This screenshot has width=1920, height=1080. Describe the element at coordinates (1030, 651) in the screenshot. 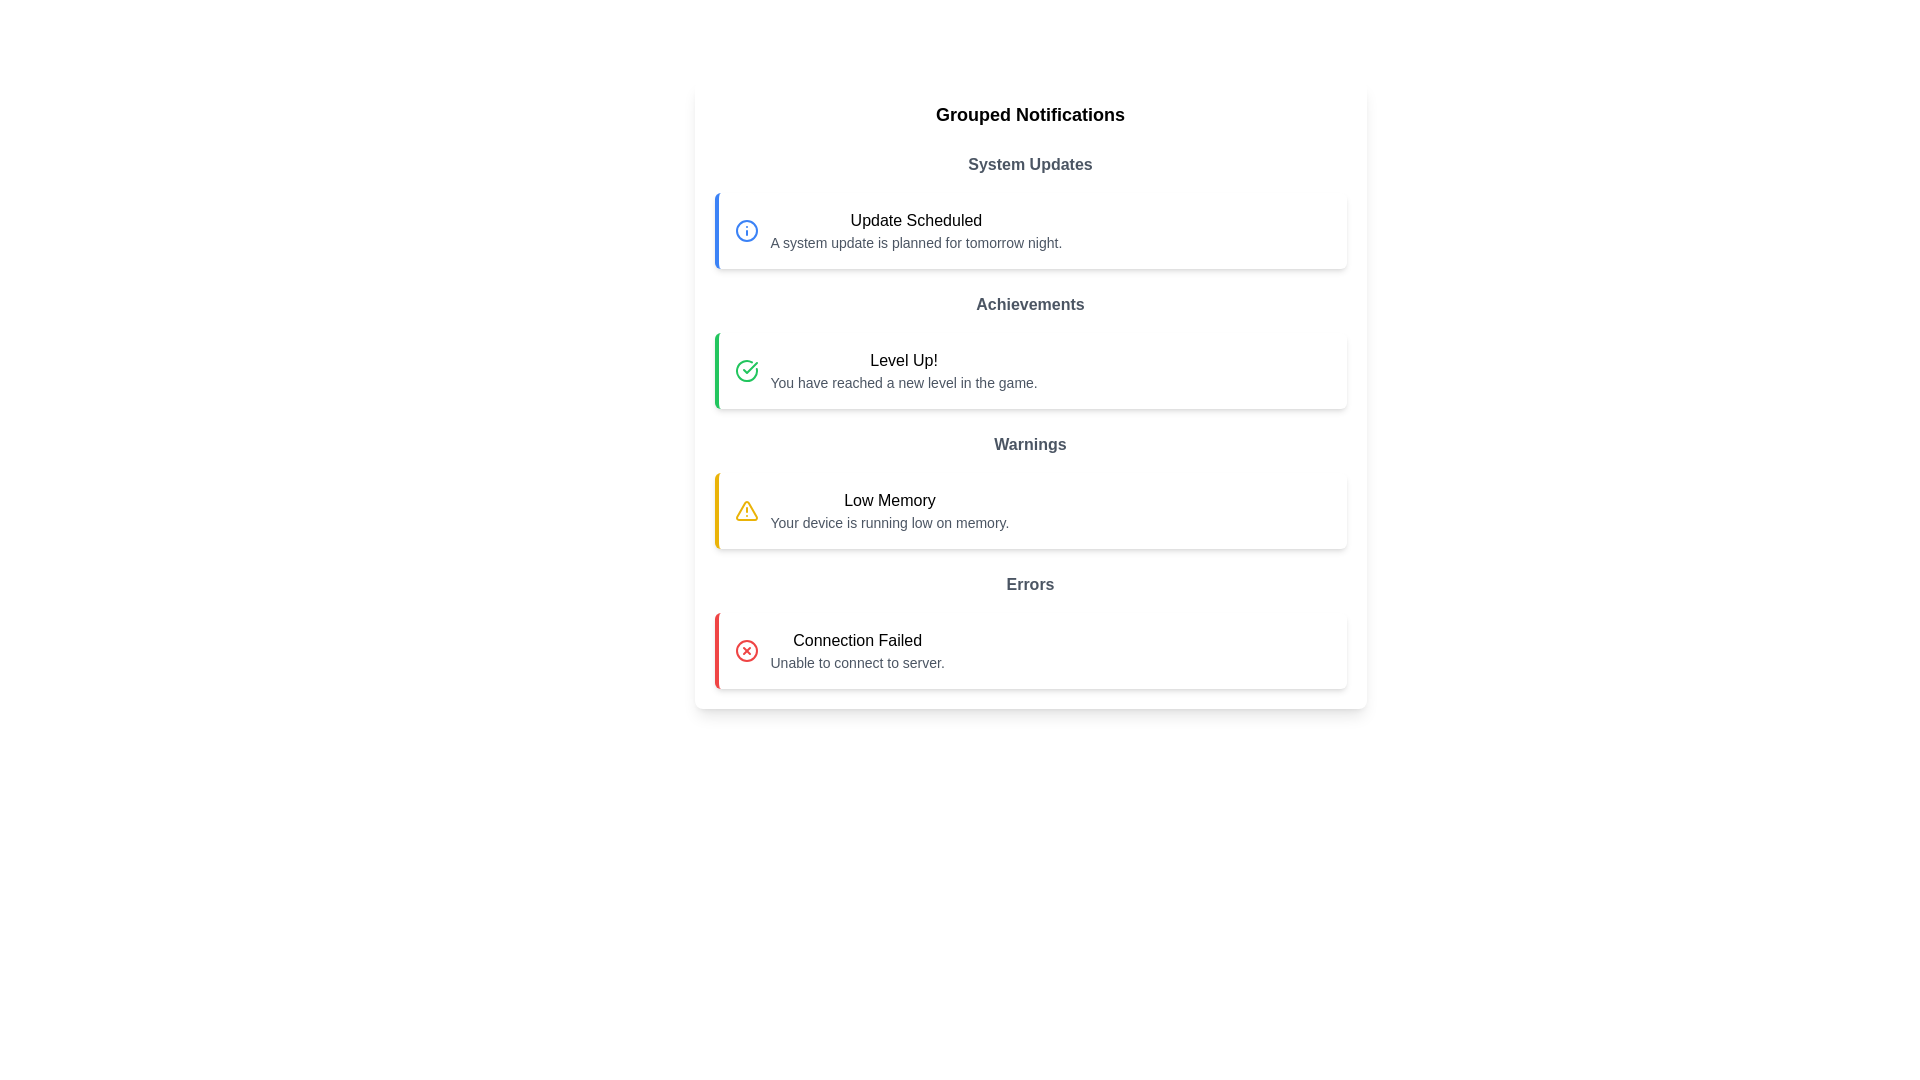

I see `information displayed in the notification card that indicates 'Connection Failed' and 'Unable to connect to server.'` at that location.